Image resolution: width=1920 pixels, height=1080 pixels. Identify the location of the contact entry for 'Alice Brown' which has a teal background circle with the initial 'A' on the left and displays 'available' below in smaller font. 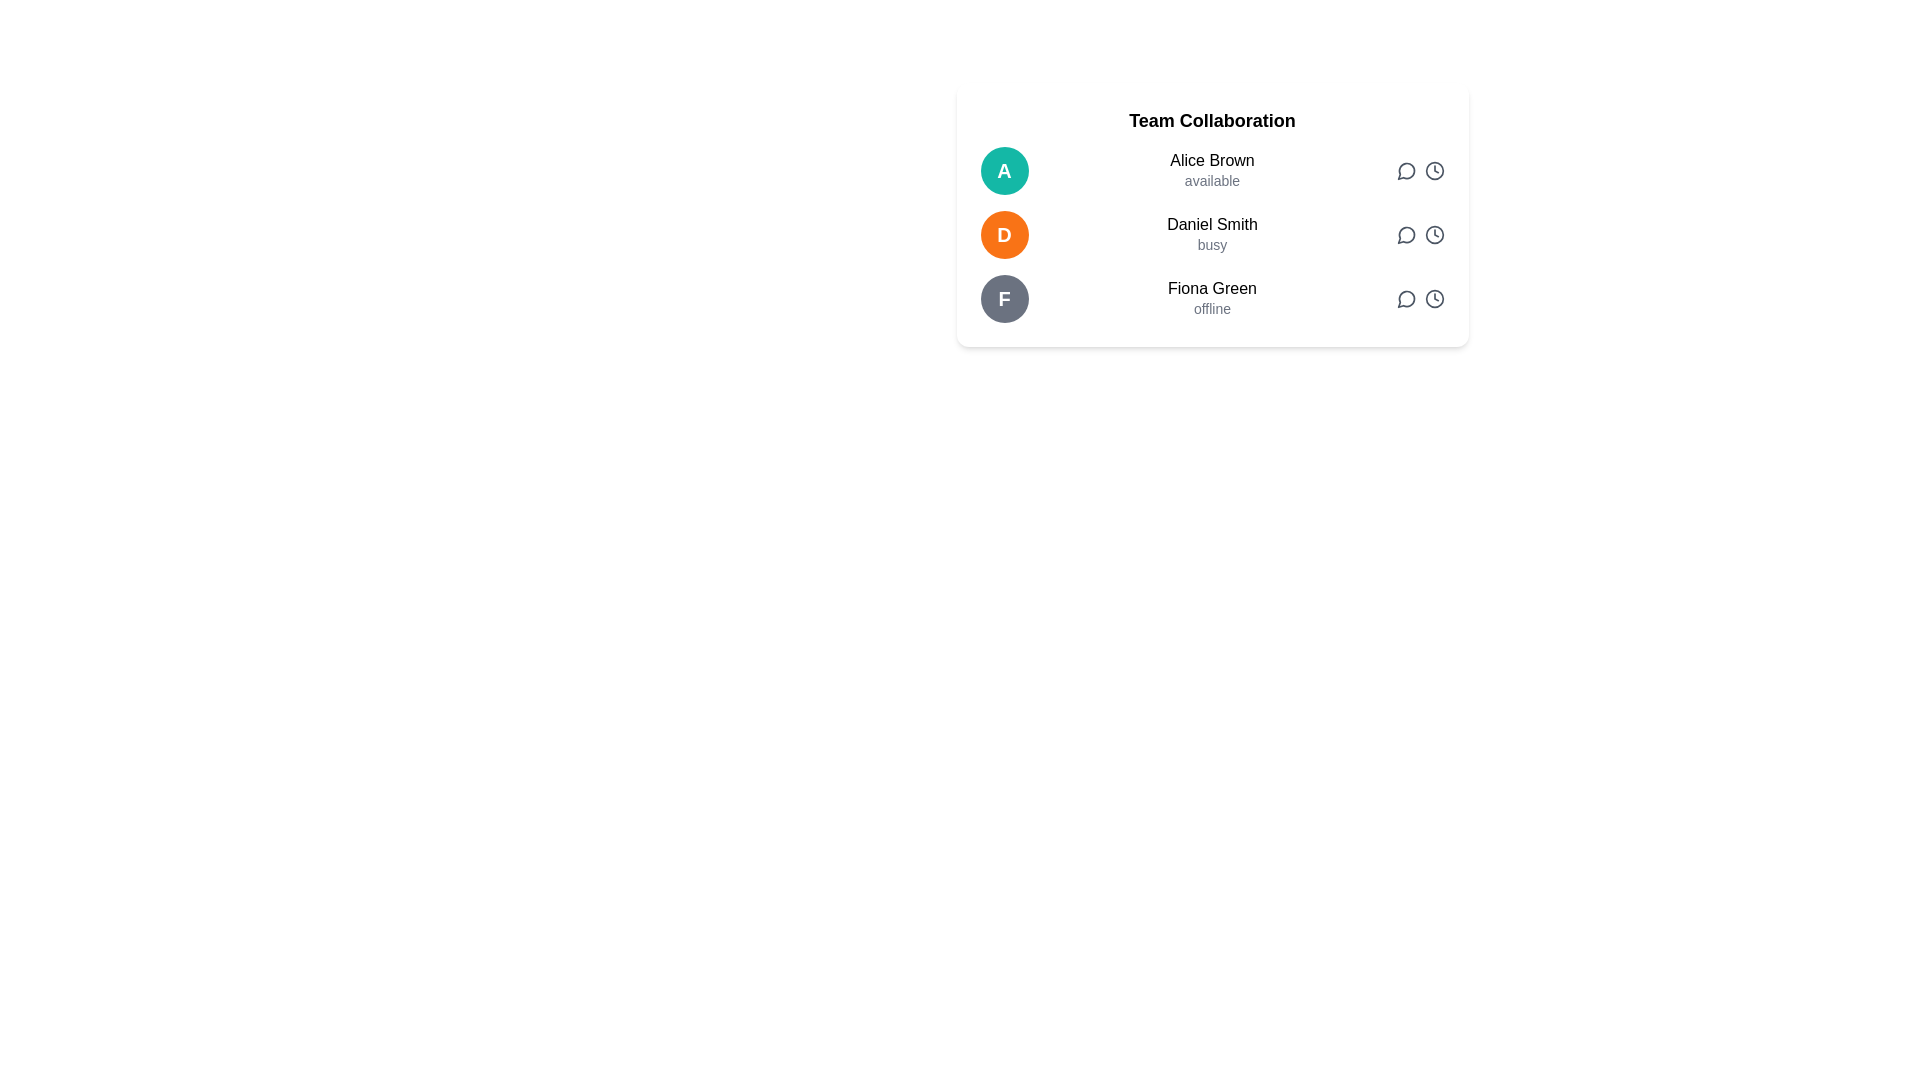
(1211, 169).